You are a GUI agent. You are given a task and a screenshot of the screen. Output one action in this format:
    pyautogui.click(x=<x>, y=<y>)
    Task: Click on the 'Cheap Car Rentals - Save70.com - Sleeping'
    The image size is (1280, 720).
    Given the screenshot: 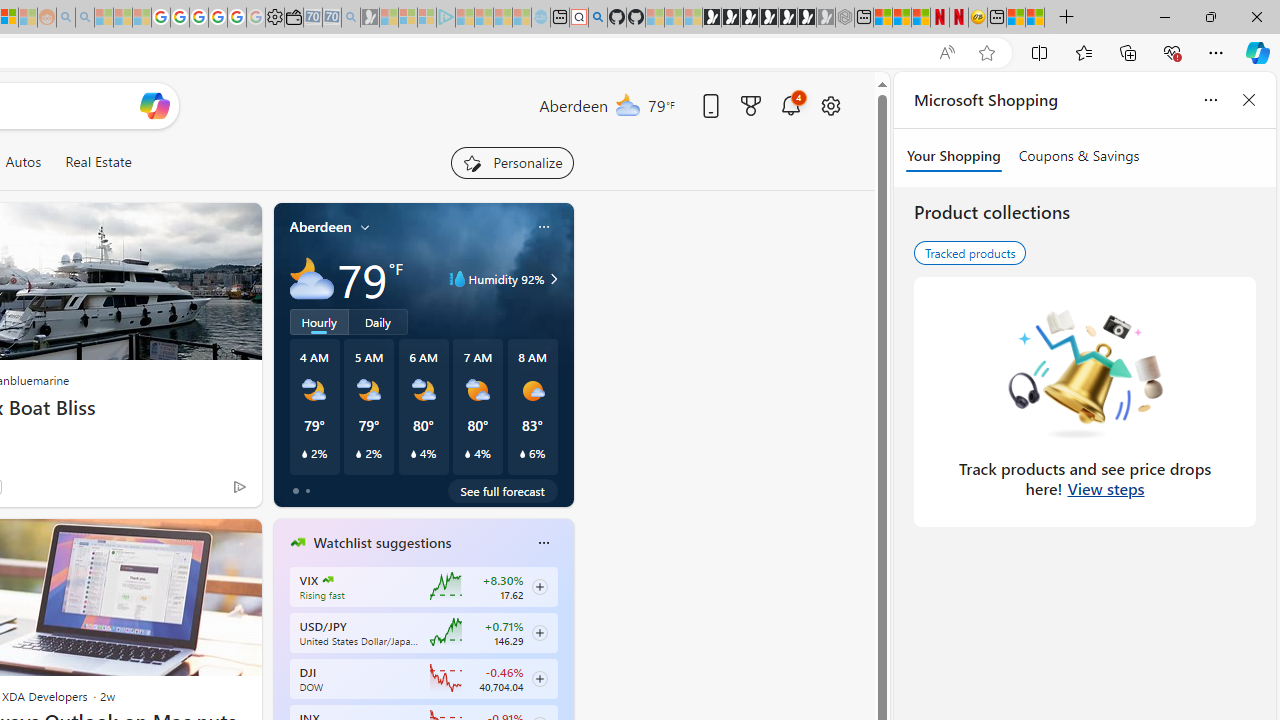 What is the action you would take?
    pyautogui.click(x=331, y=17)
    